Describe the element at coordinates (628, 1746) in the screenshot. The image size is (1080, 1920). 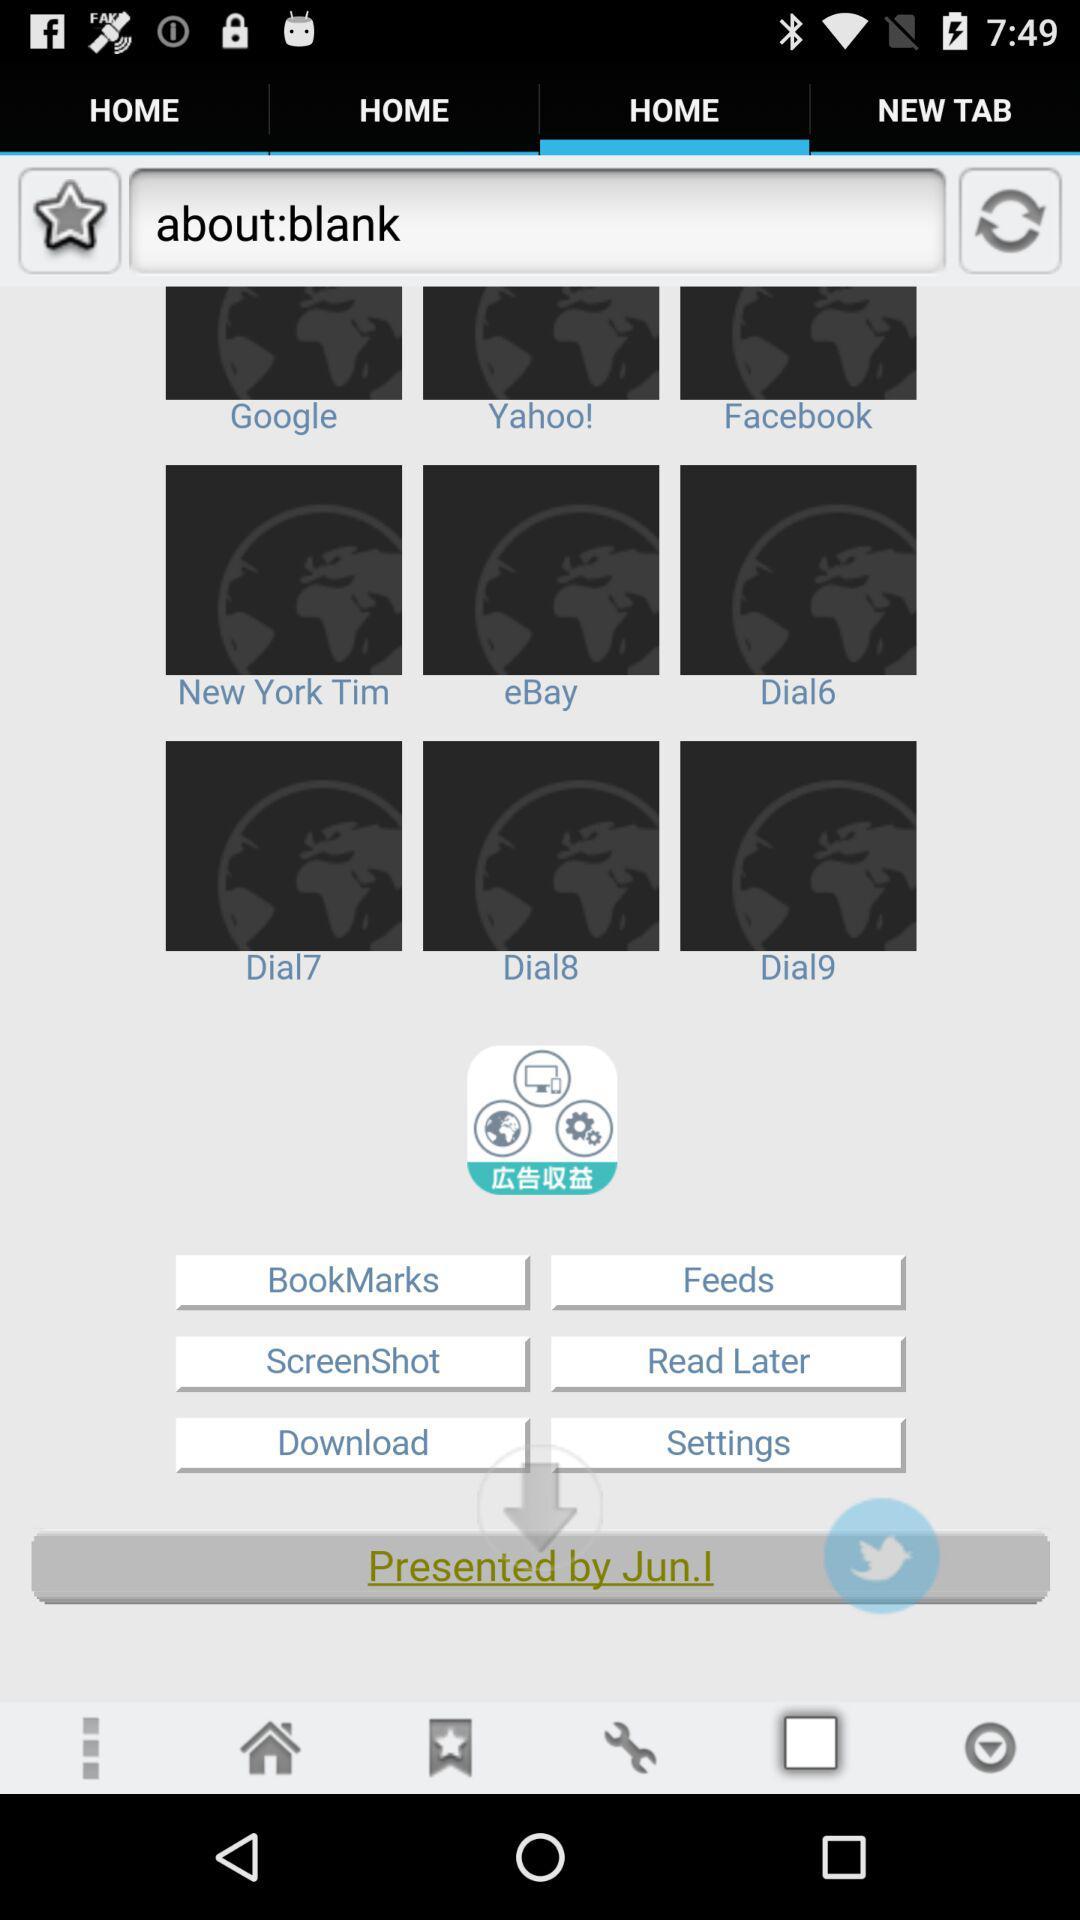
I see `repair work` at that location.